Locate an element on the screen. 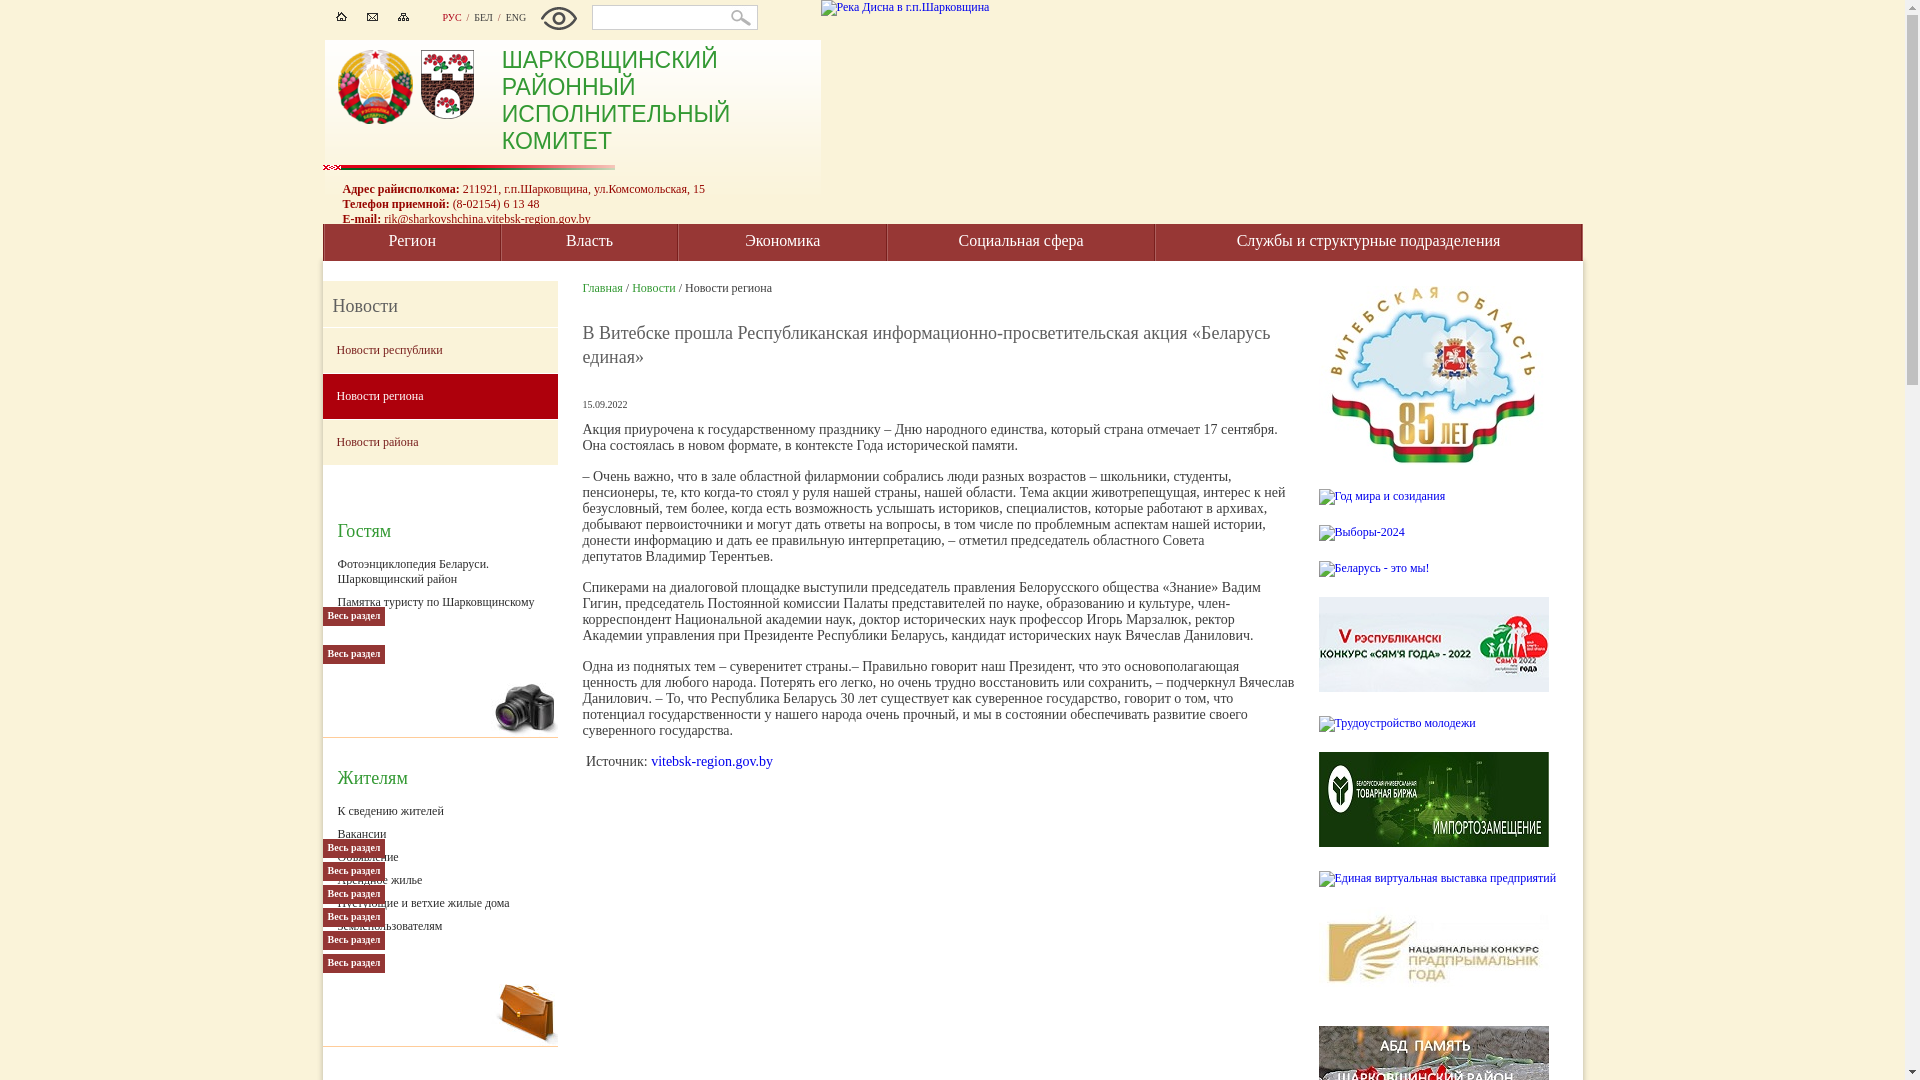  'vitebsk-region.gov.by' is located at coordinates (711, 761).